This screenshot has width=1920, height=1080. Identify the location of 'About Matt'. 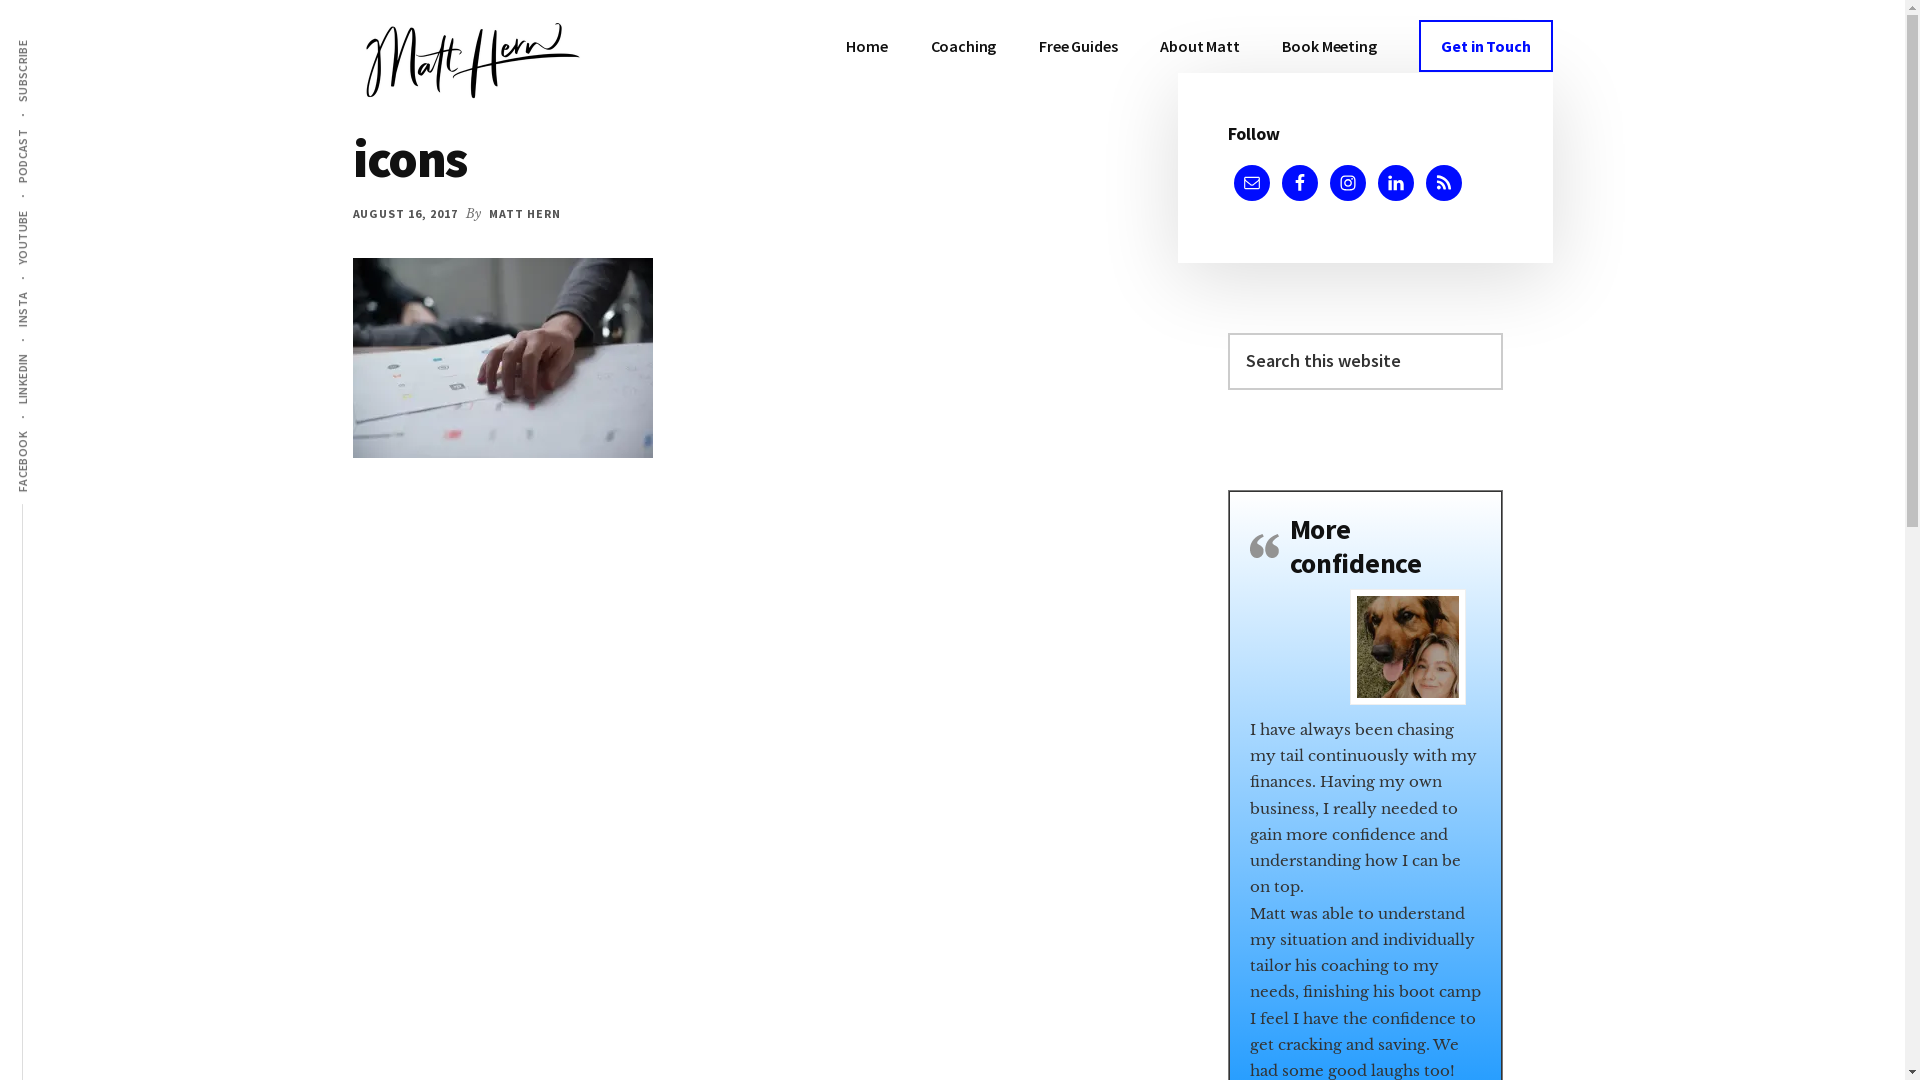
(1199, 45).